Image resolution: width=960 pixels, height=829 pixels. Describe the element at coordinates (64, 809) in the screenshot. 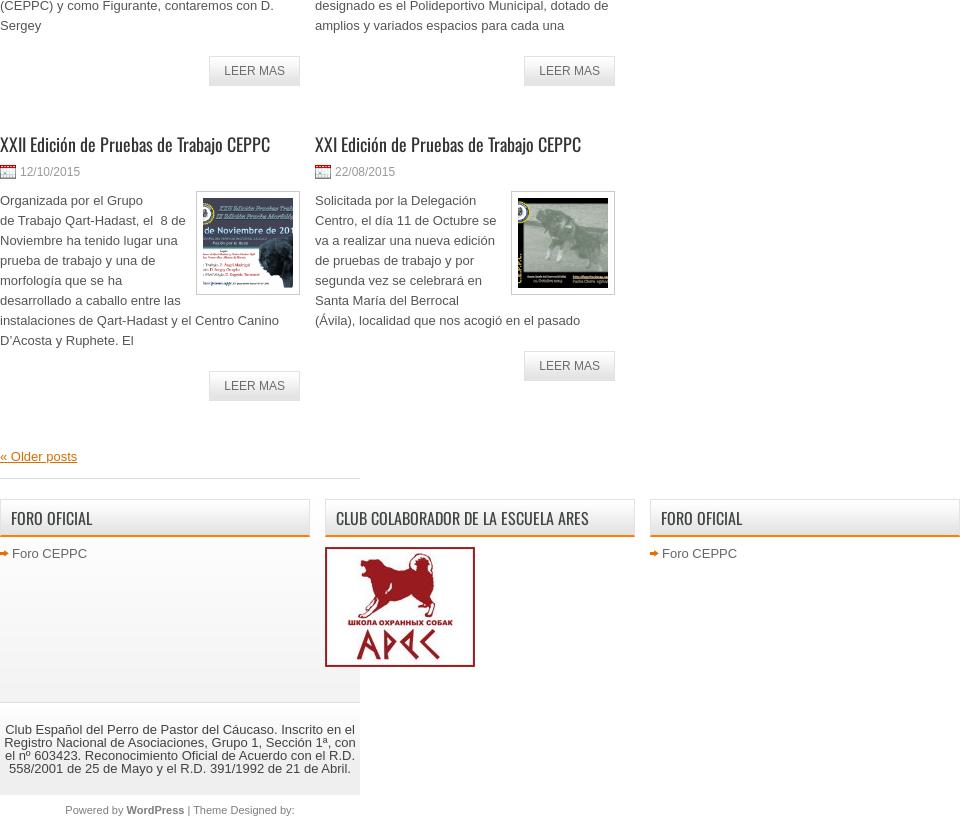

I see `'Powered by'` at that location.